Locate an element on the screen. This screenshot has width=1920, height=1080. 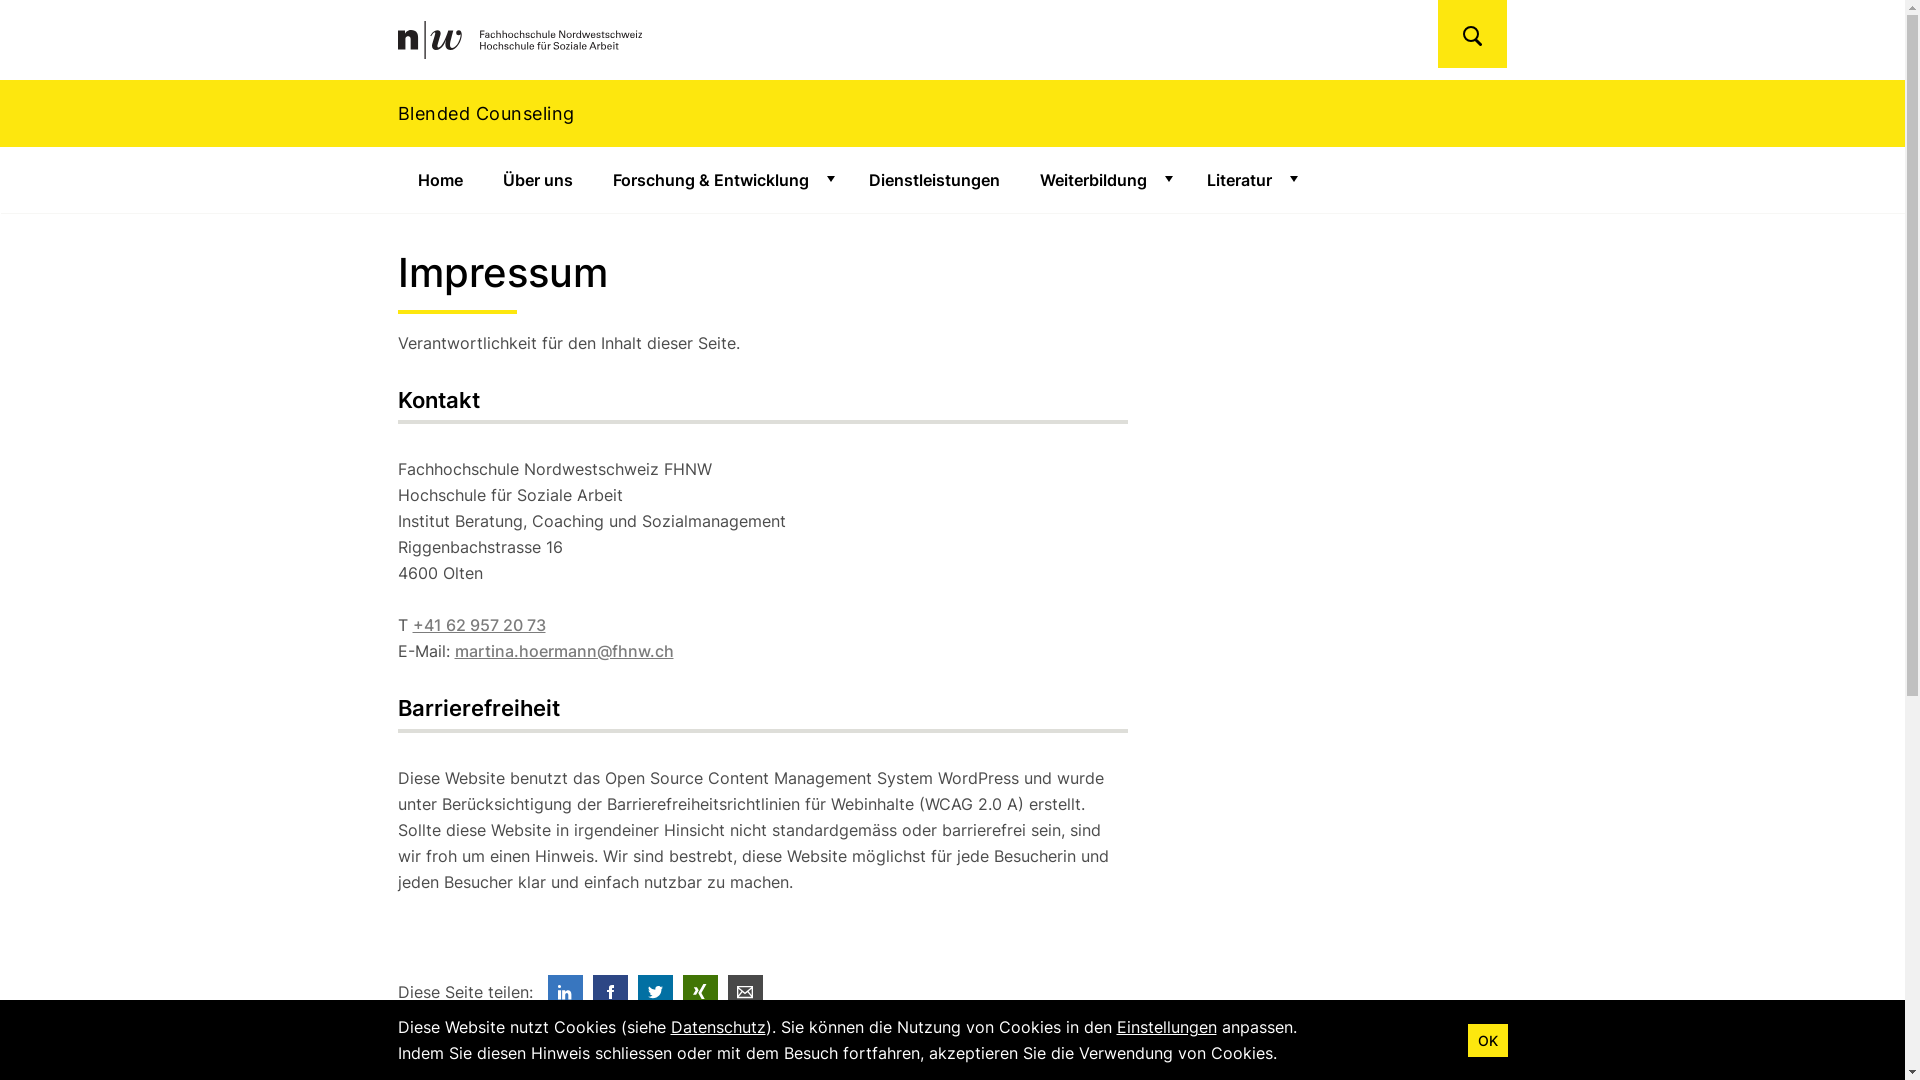
'Blended Counseling' is located at coordinates (951, 113).